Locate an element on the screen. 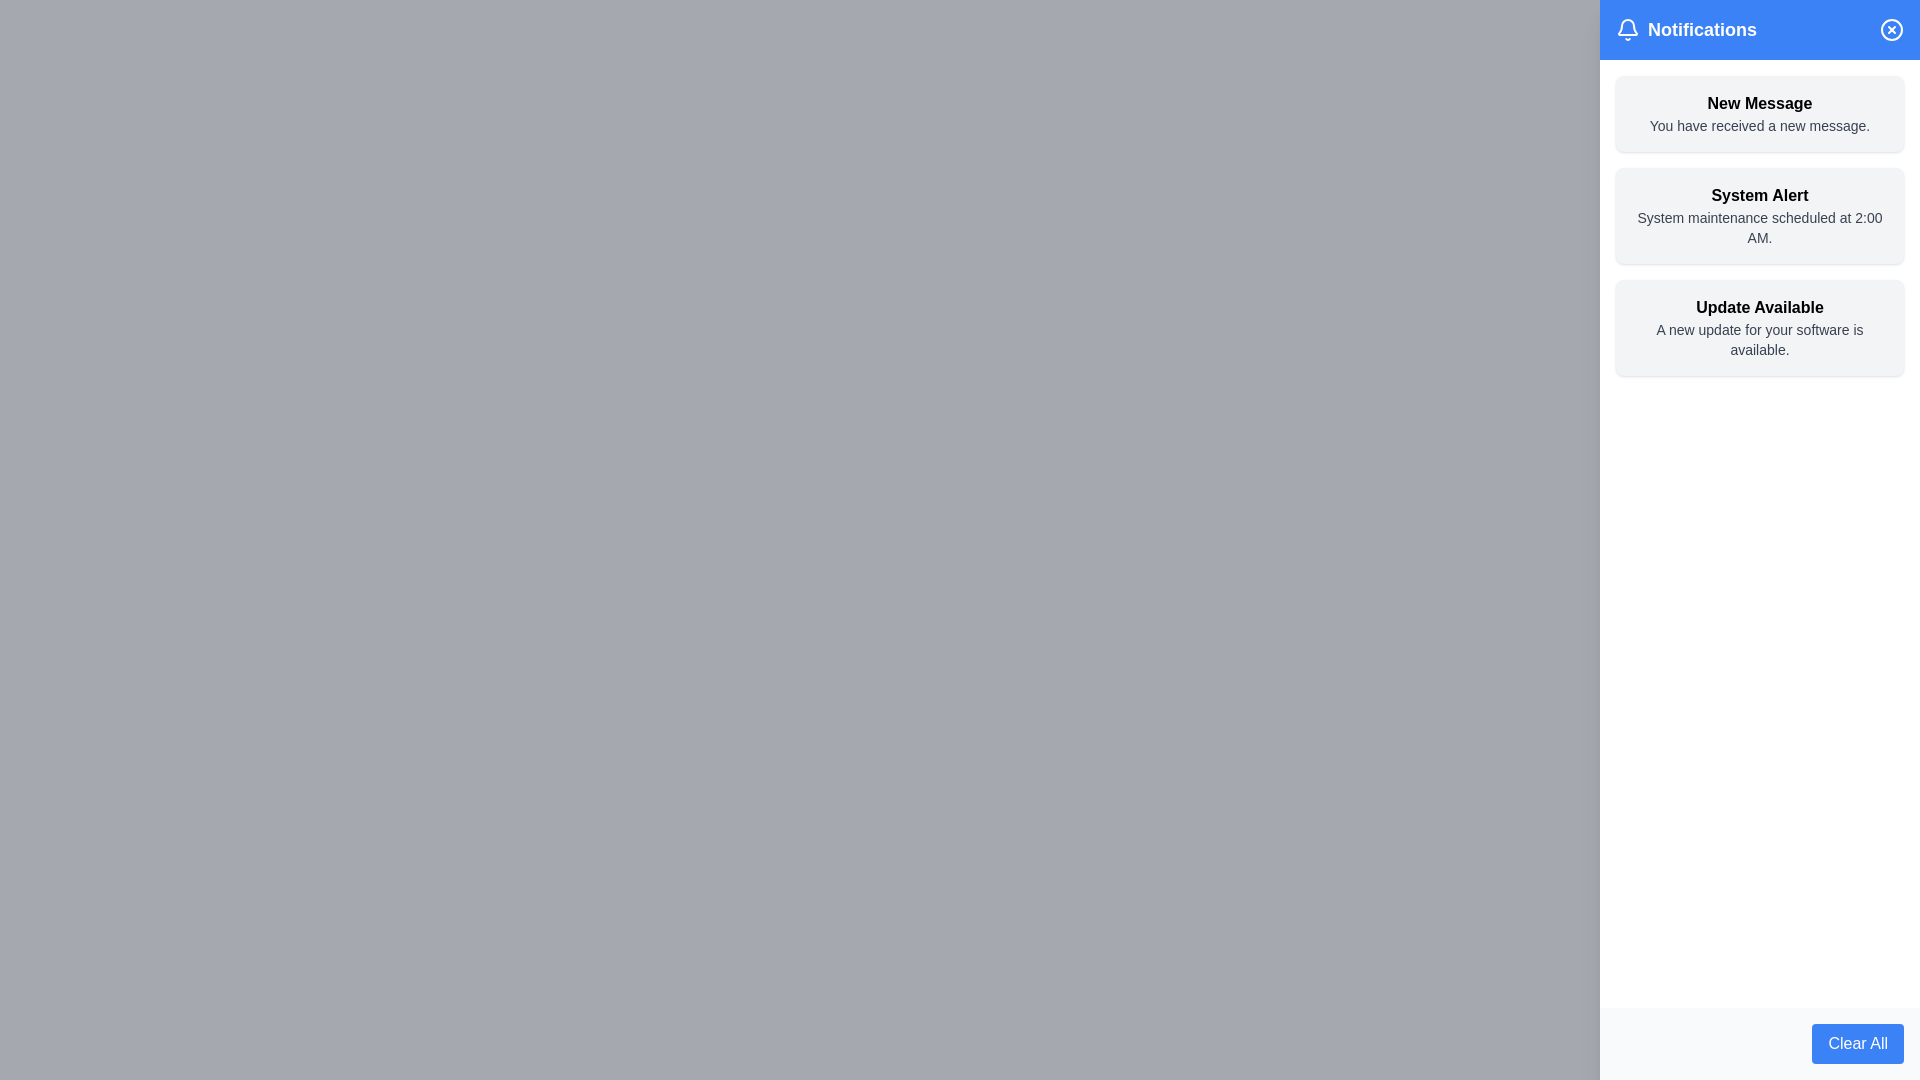  the Notification card that informs users about an upcoming system maintenance event at 2:00 AM, which is the second card in the vertical stack of notifications is located at coordinates (1760, 216).